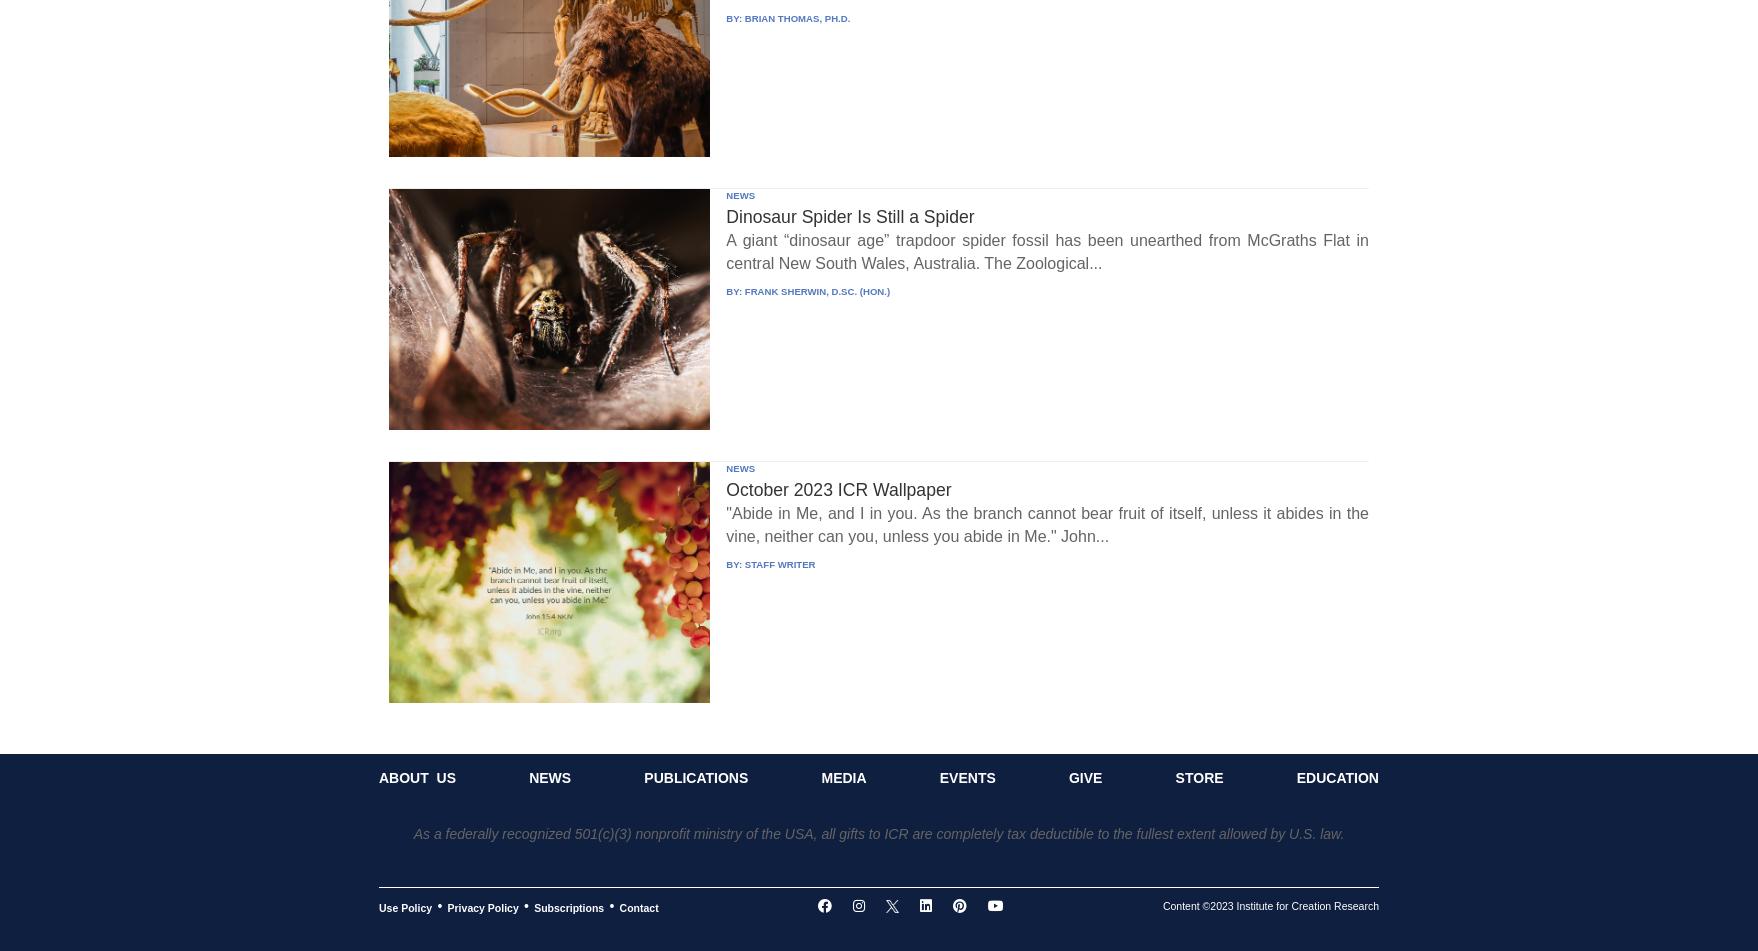 The height and width of the screenshot is (951, 1758). Describe the element at coordinates (1084, 777) in the screenshot. I see `'Give'` at that location.